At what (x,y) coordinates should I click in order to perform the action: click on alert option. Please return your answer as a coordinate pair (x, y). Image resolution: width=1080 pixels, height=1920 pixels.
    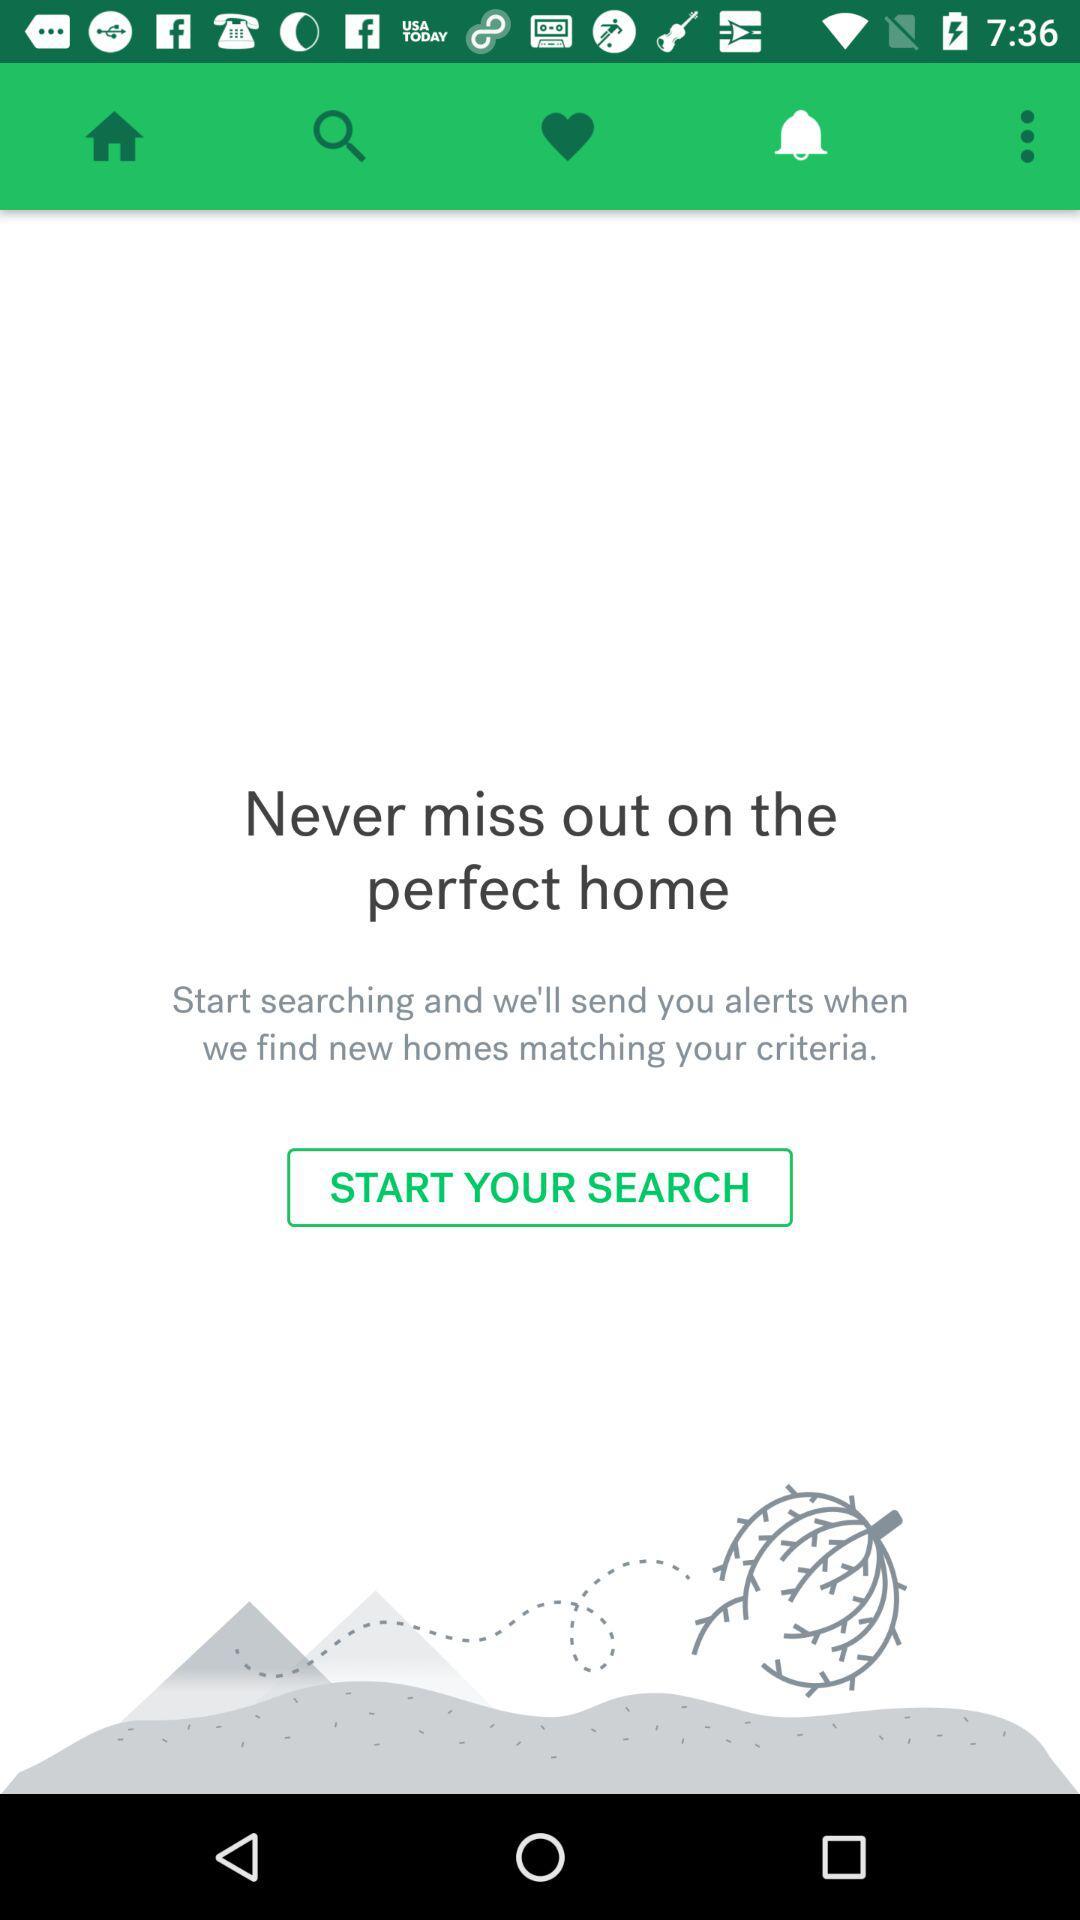
    Looking at the image, I should click on (799, 135).